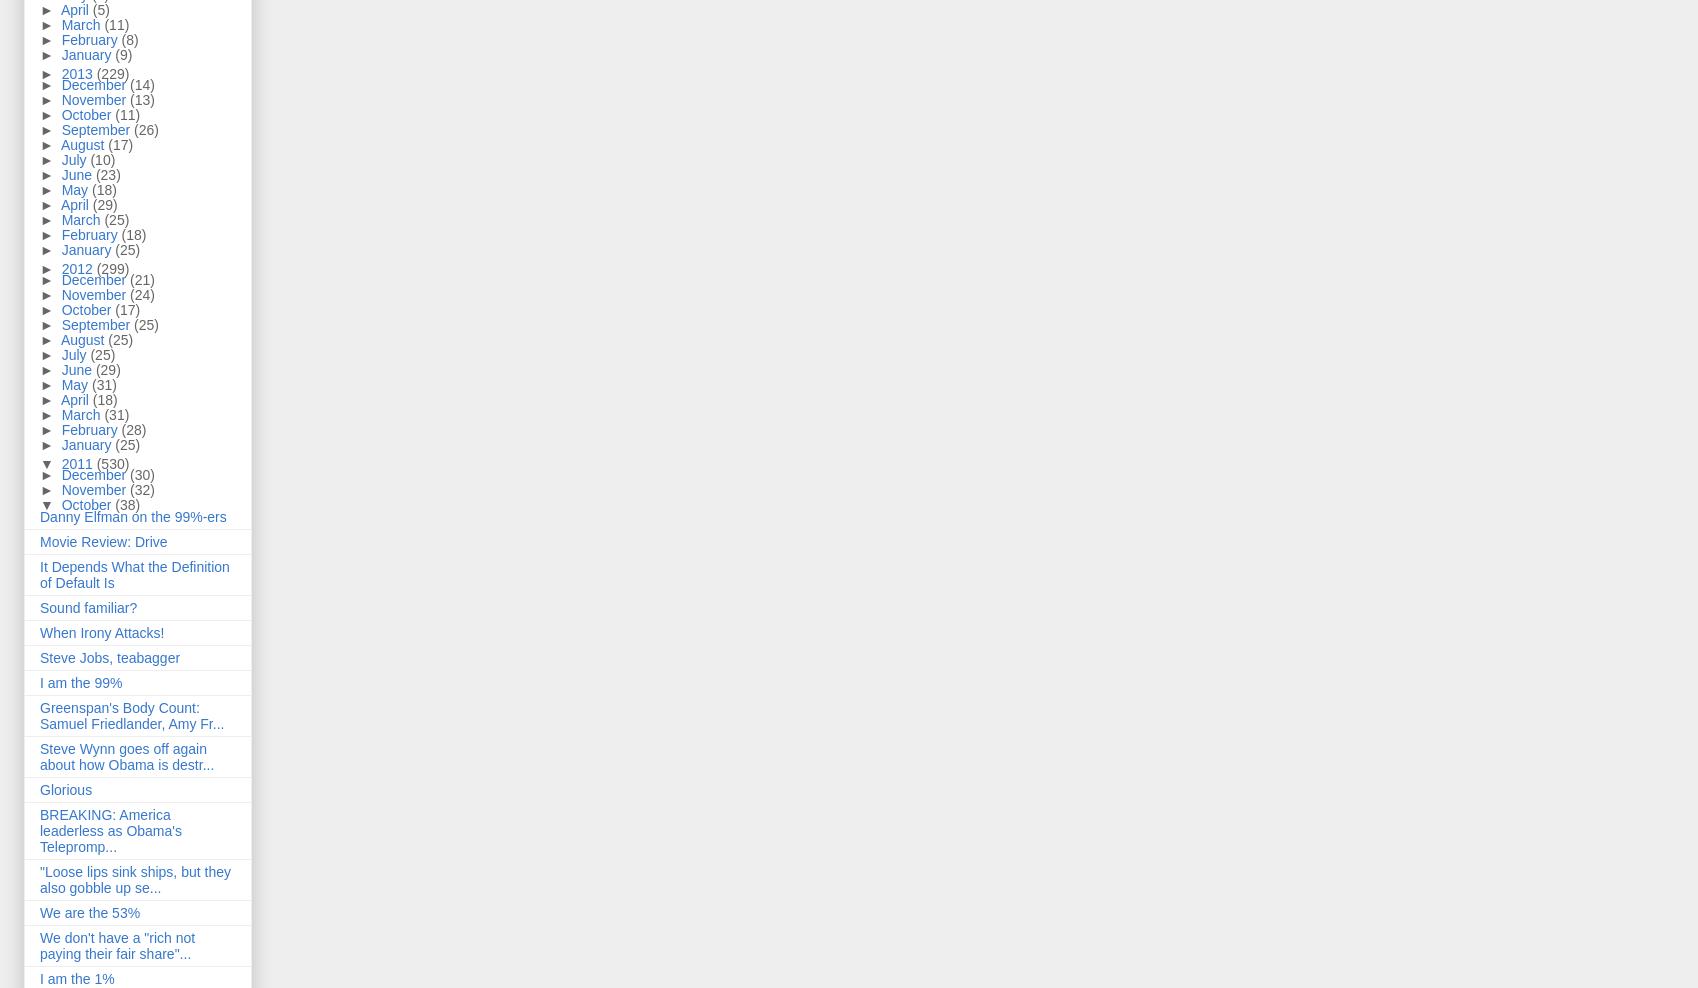 The height and width of the screenshot is (988, 1698). What do you see at coordinates (113, 54) in the screenshot?
I see `'(9)'` at bounding box center [113, 54].